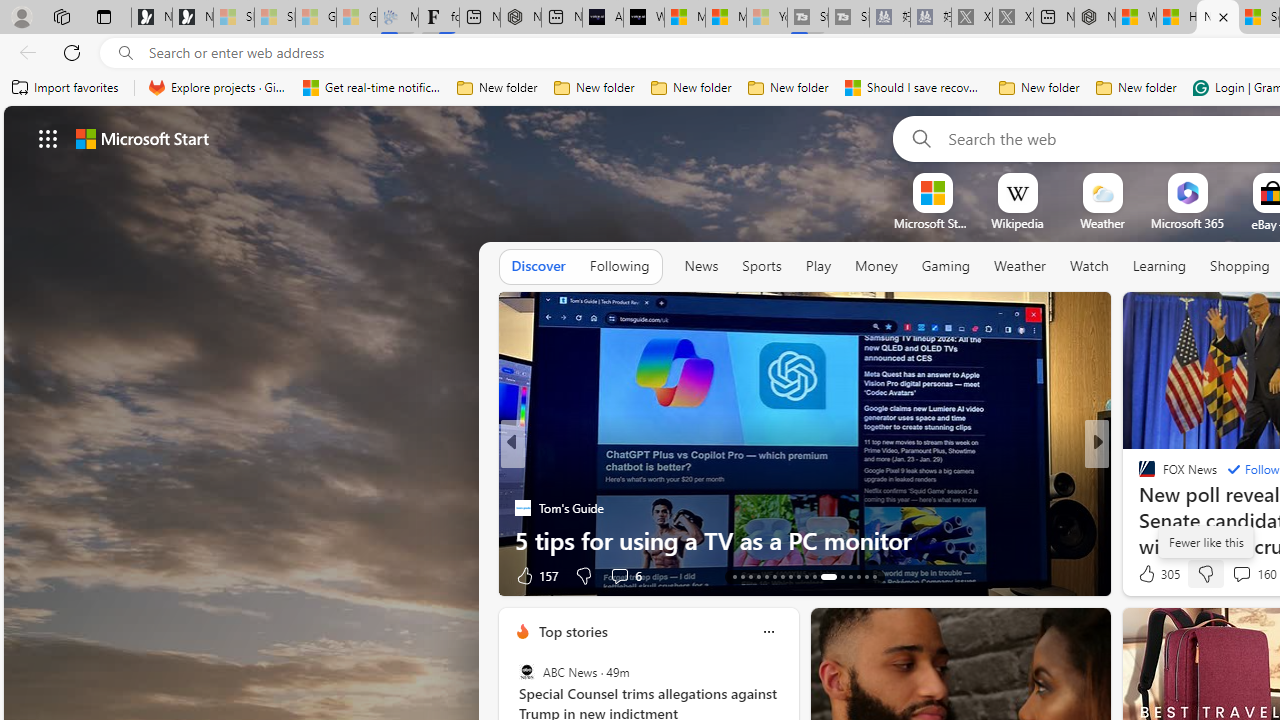 The image size is (1280, 720). Describe the element at coordinates (876, 266) in the screenshot. I see `'Money'` at that location.